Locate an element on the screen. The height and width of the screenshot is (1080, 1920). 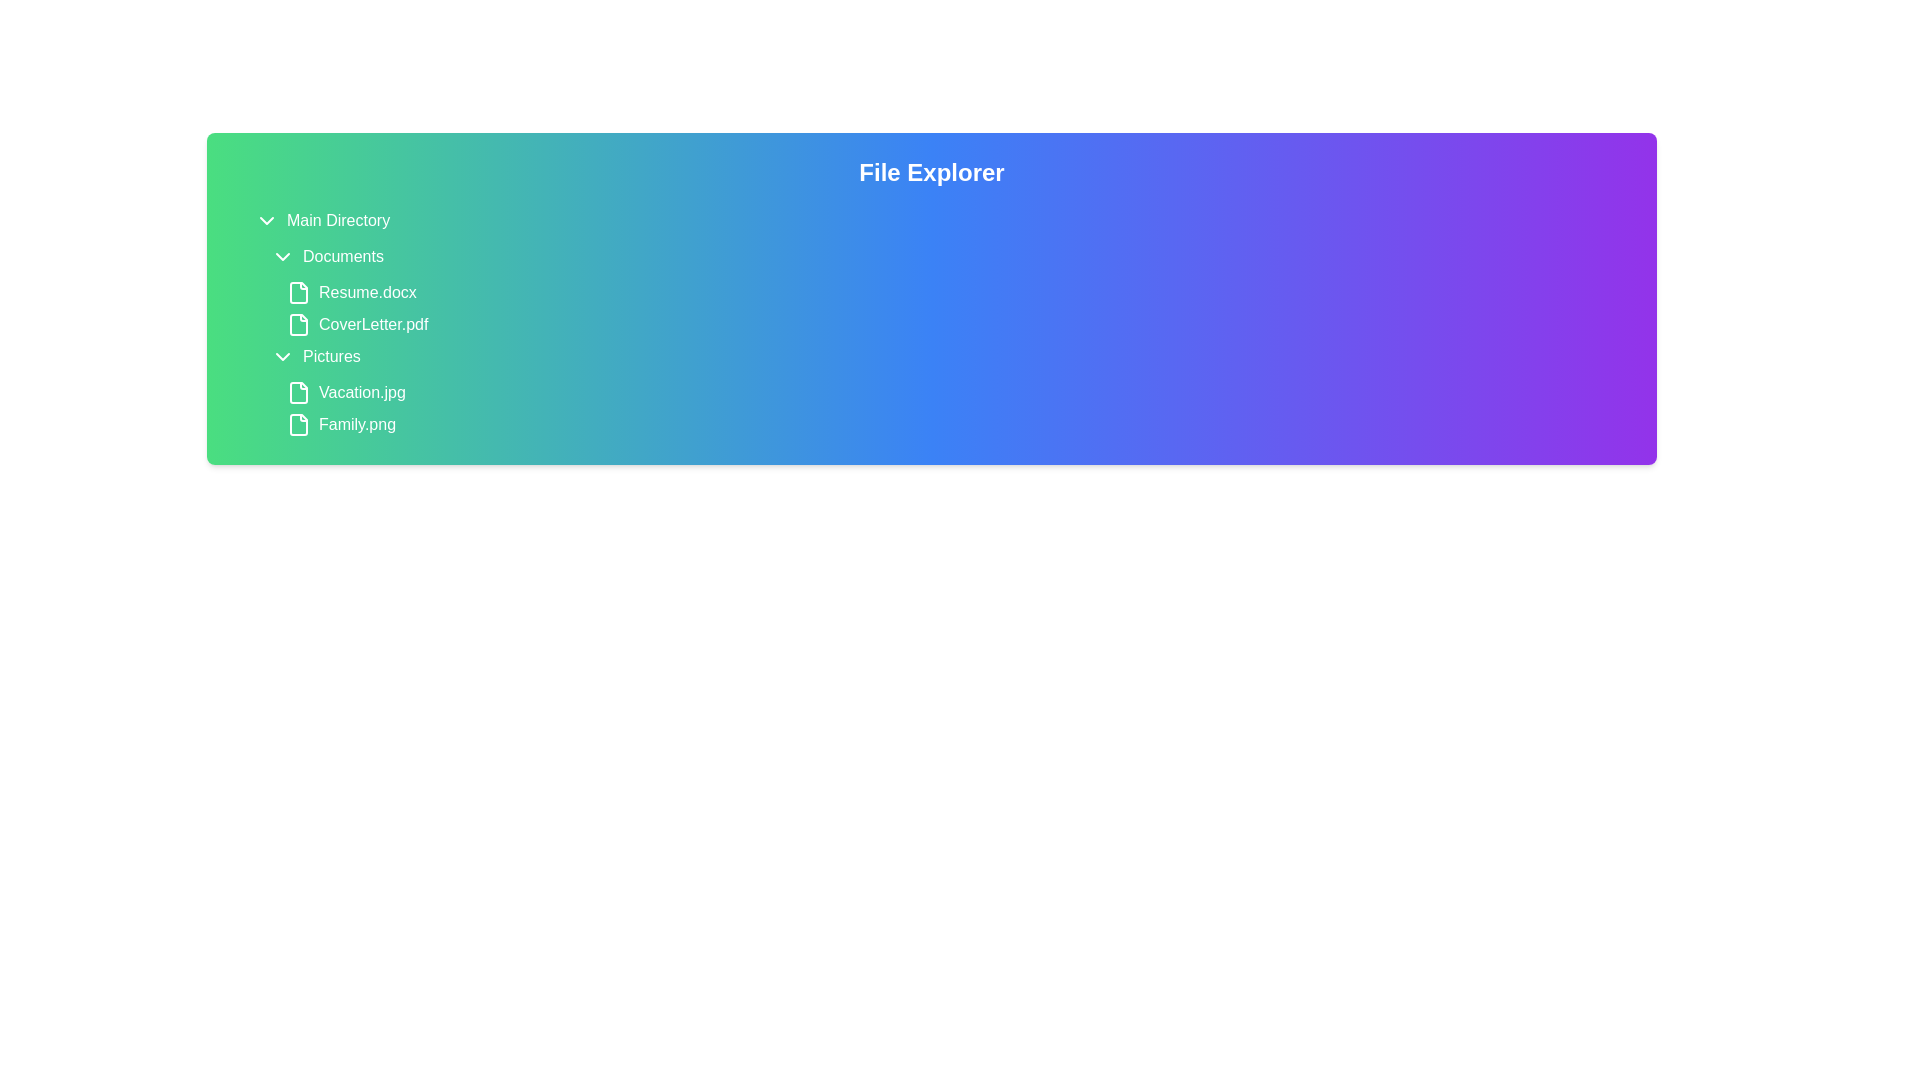
the downward-pointing chevron icon, which is styled with a stroke line in white against a green background and is located to the left of the text 'Documents' in a collapsible menu section is located at coordinates (282, 256).